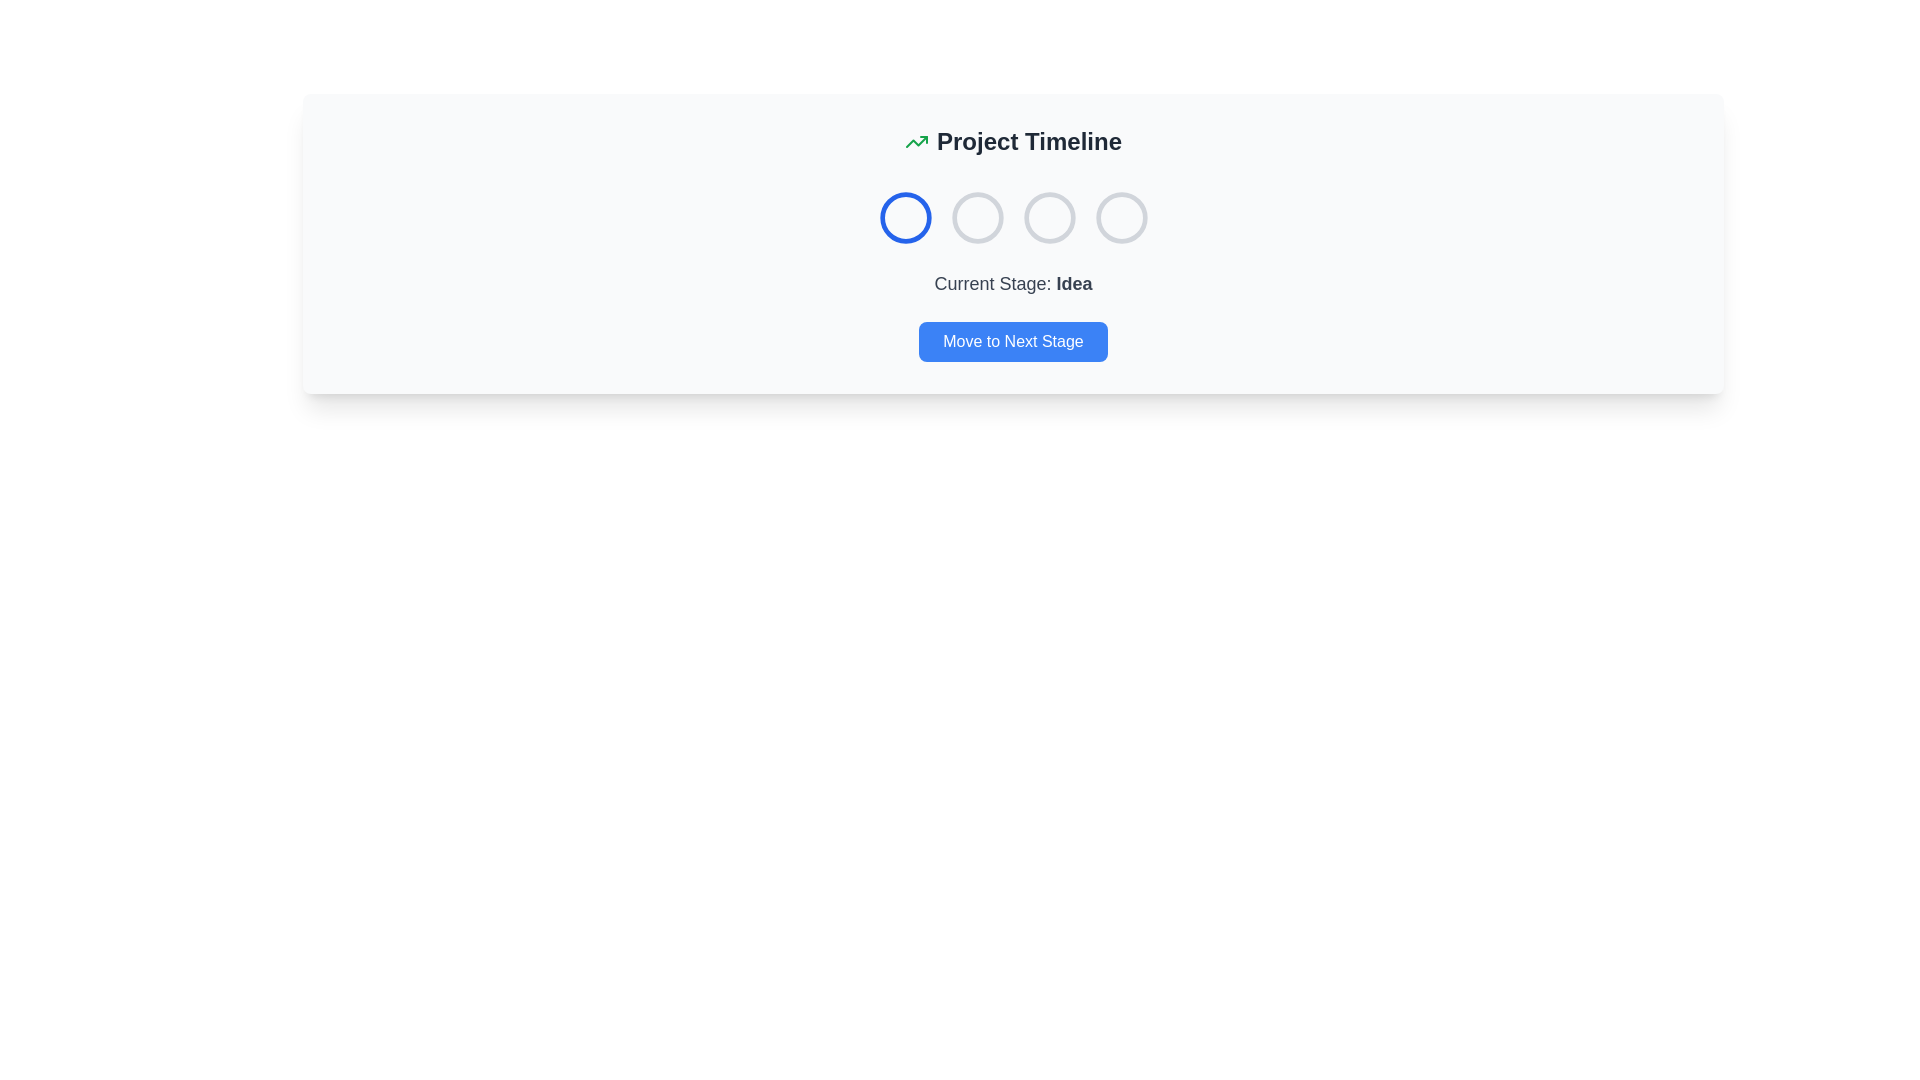 This screenshot has height=1080, width=1920. I want to click on the text fragment displaying 'Idea' in bold, dark color, which is part of the sentence 'Current Stage: Idea' located below the timeline visualization and above the 'Move to Next Stage' button, so click(1073, 284).